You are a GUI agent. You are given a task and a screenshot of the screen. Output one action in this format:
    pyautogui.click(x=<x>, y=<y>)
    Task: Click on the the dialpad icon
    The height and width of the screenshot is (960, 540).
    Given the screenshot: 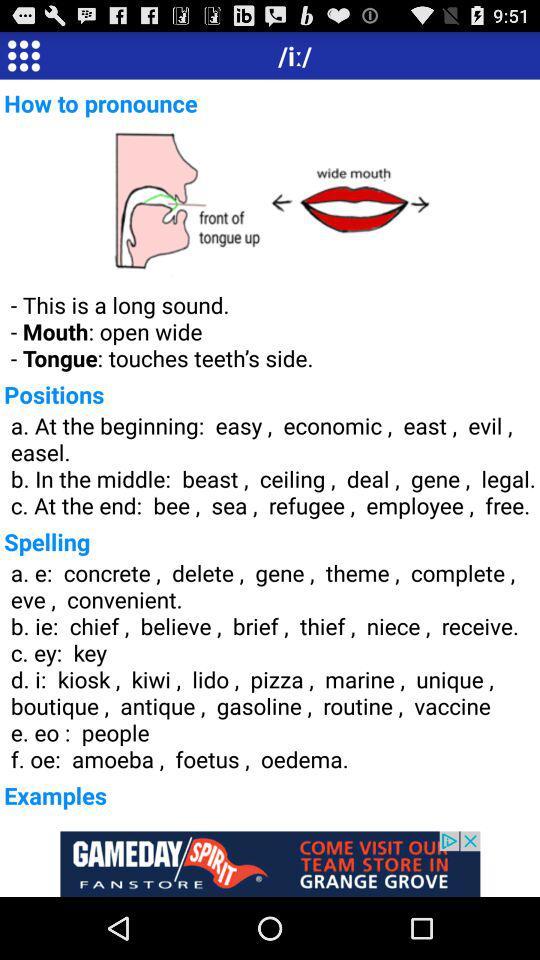 What is the action you would take?
    pyautogui.click(x=22, y=58)
    